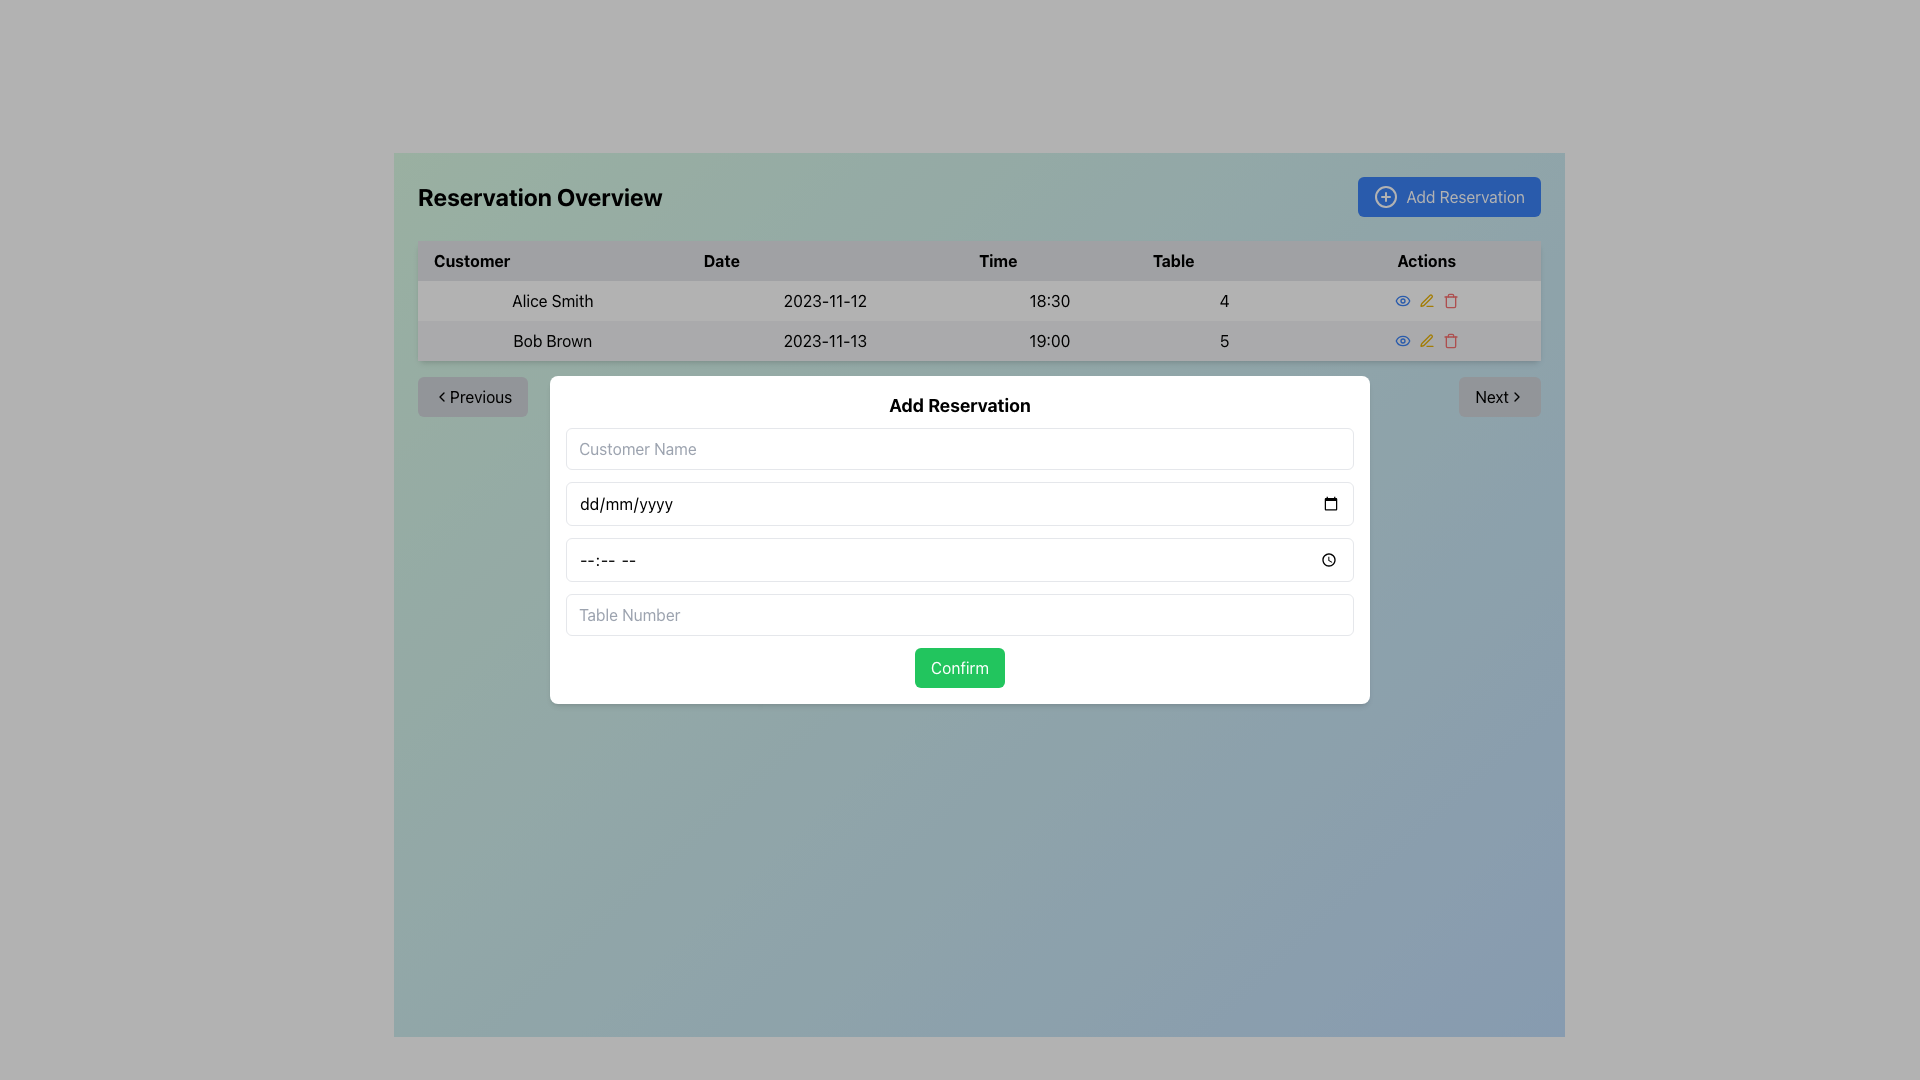  What do you see at coordinates (1425, 300) in the screenshot?
I see `the yellow pencil icon located in the 'Actions' column of the first row of the data table for the reservation entry of 'Alice Smith' to change its color` at bounding box center [1425, 300].